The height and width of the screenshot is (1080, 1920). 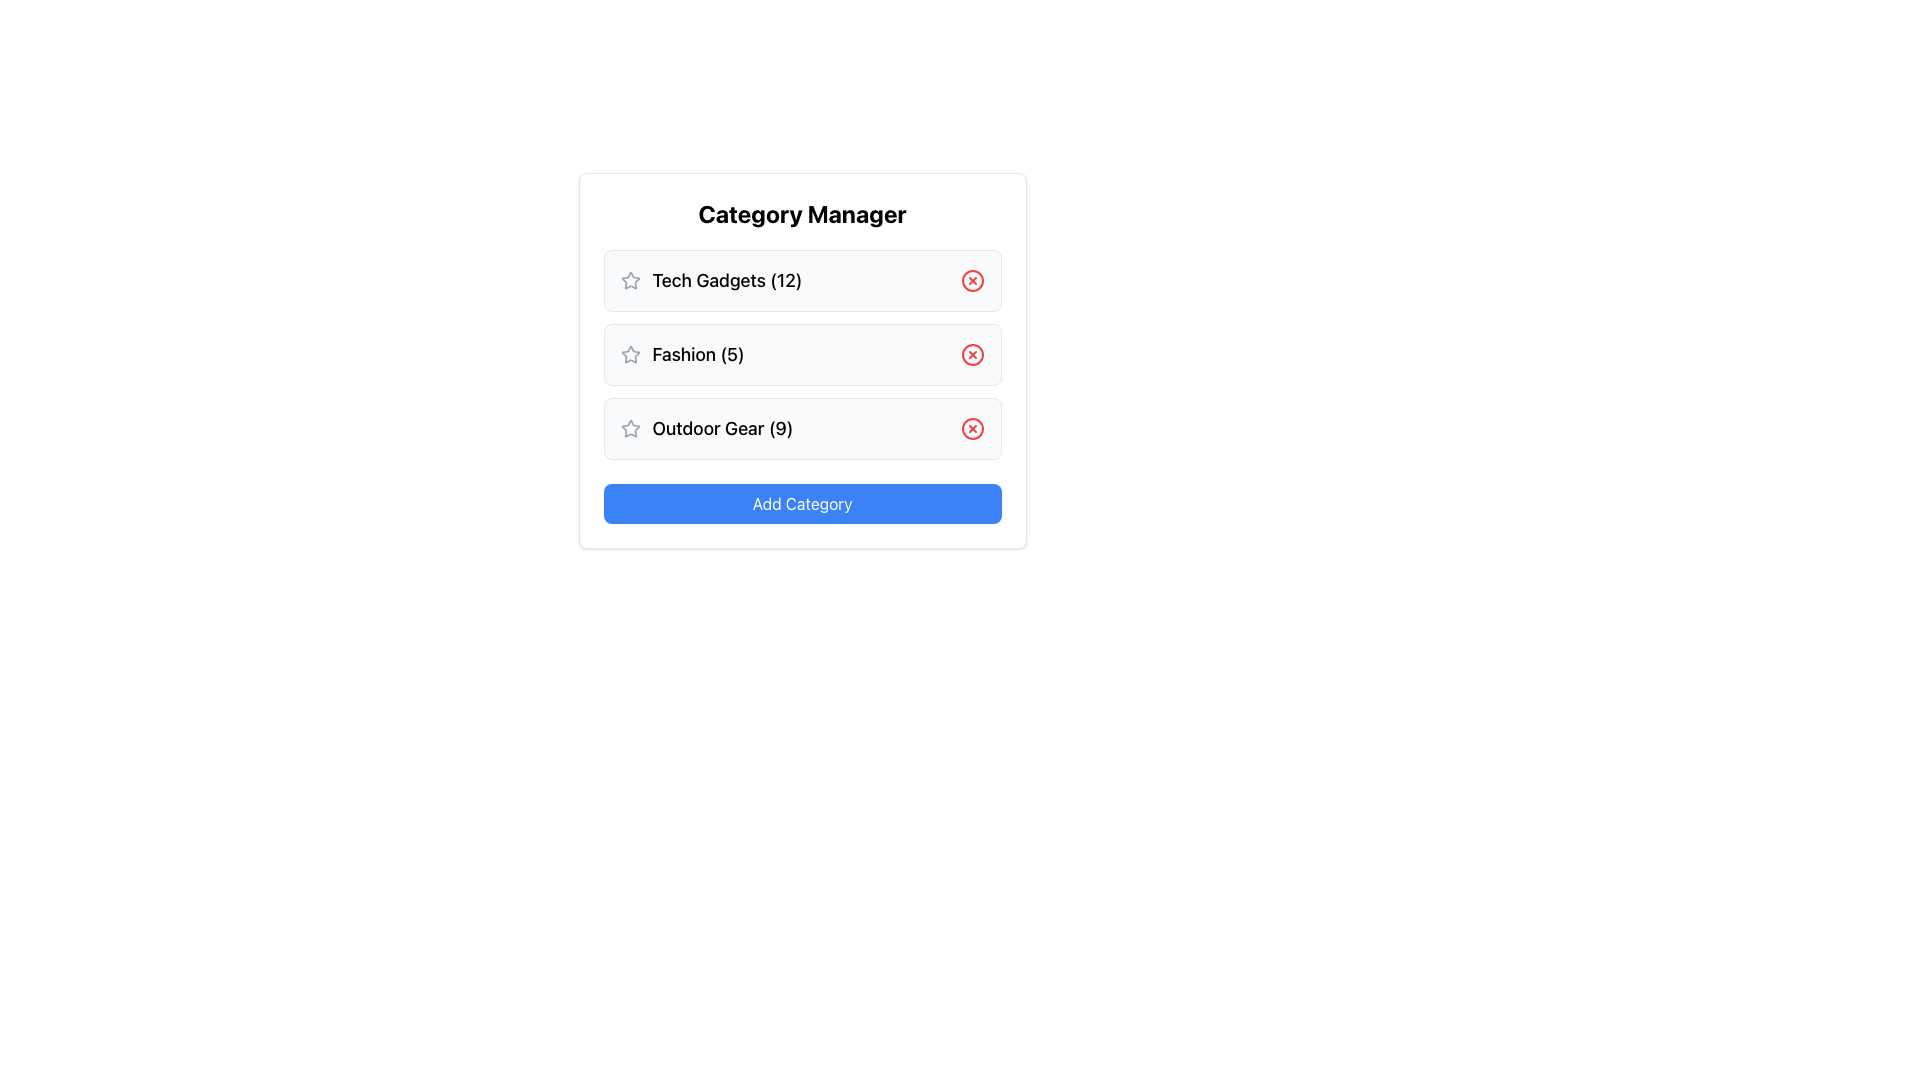 What do you see at coordinates (629, 353) in the screenshot?
I see `the star-shaped icon with a hollow outline in the 'Fashion (5)' category` at bounding box center [629, 353].